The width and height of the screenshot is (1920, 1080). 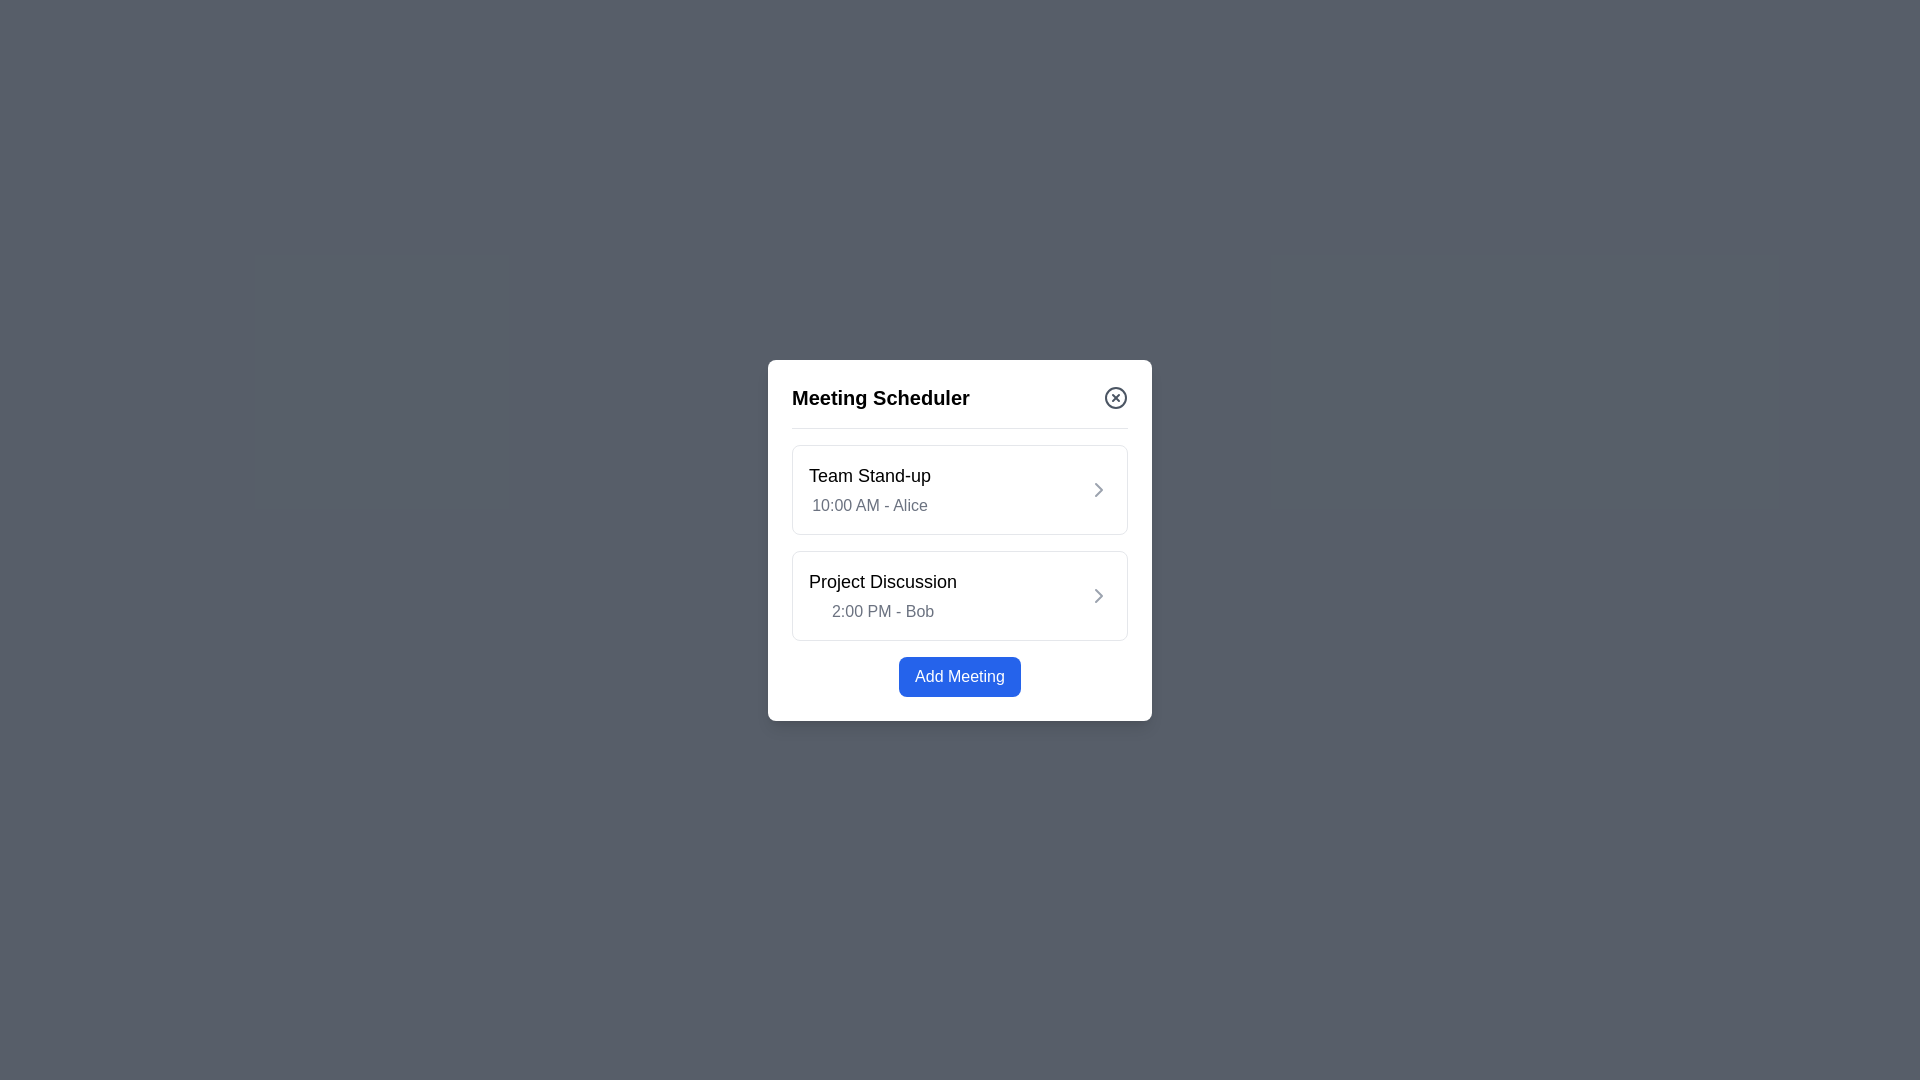 I want to click on the text label displaying '2:00 PM - Bob' located below the 'Project Discussion' heading in the second meeting card of the Meeting Scheduler interface, so click(x=882, y=610).